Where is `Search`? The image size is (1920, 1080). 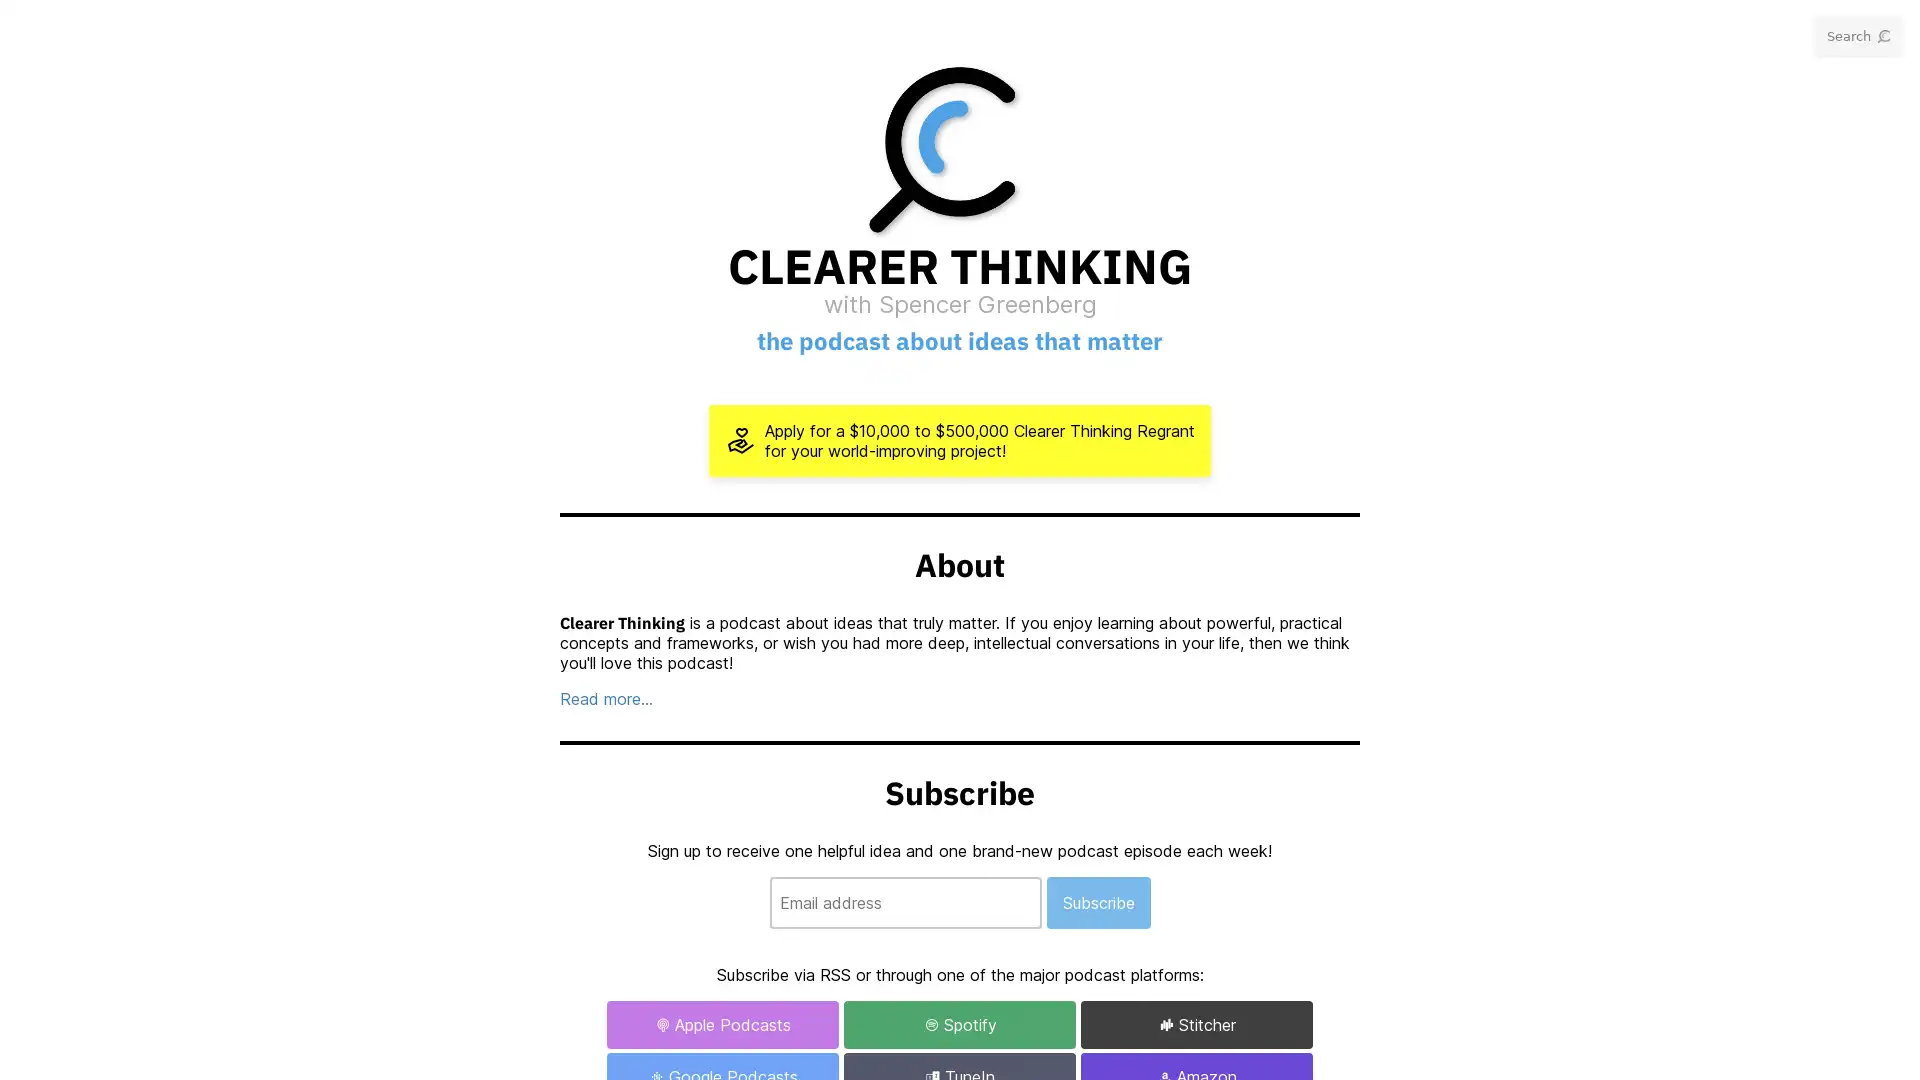 Search is located at coordinates (1857, 36).